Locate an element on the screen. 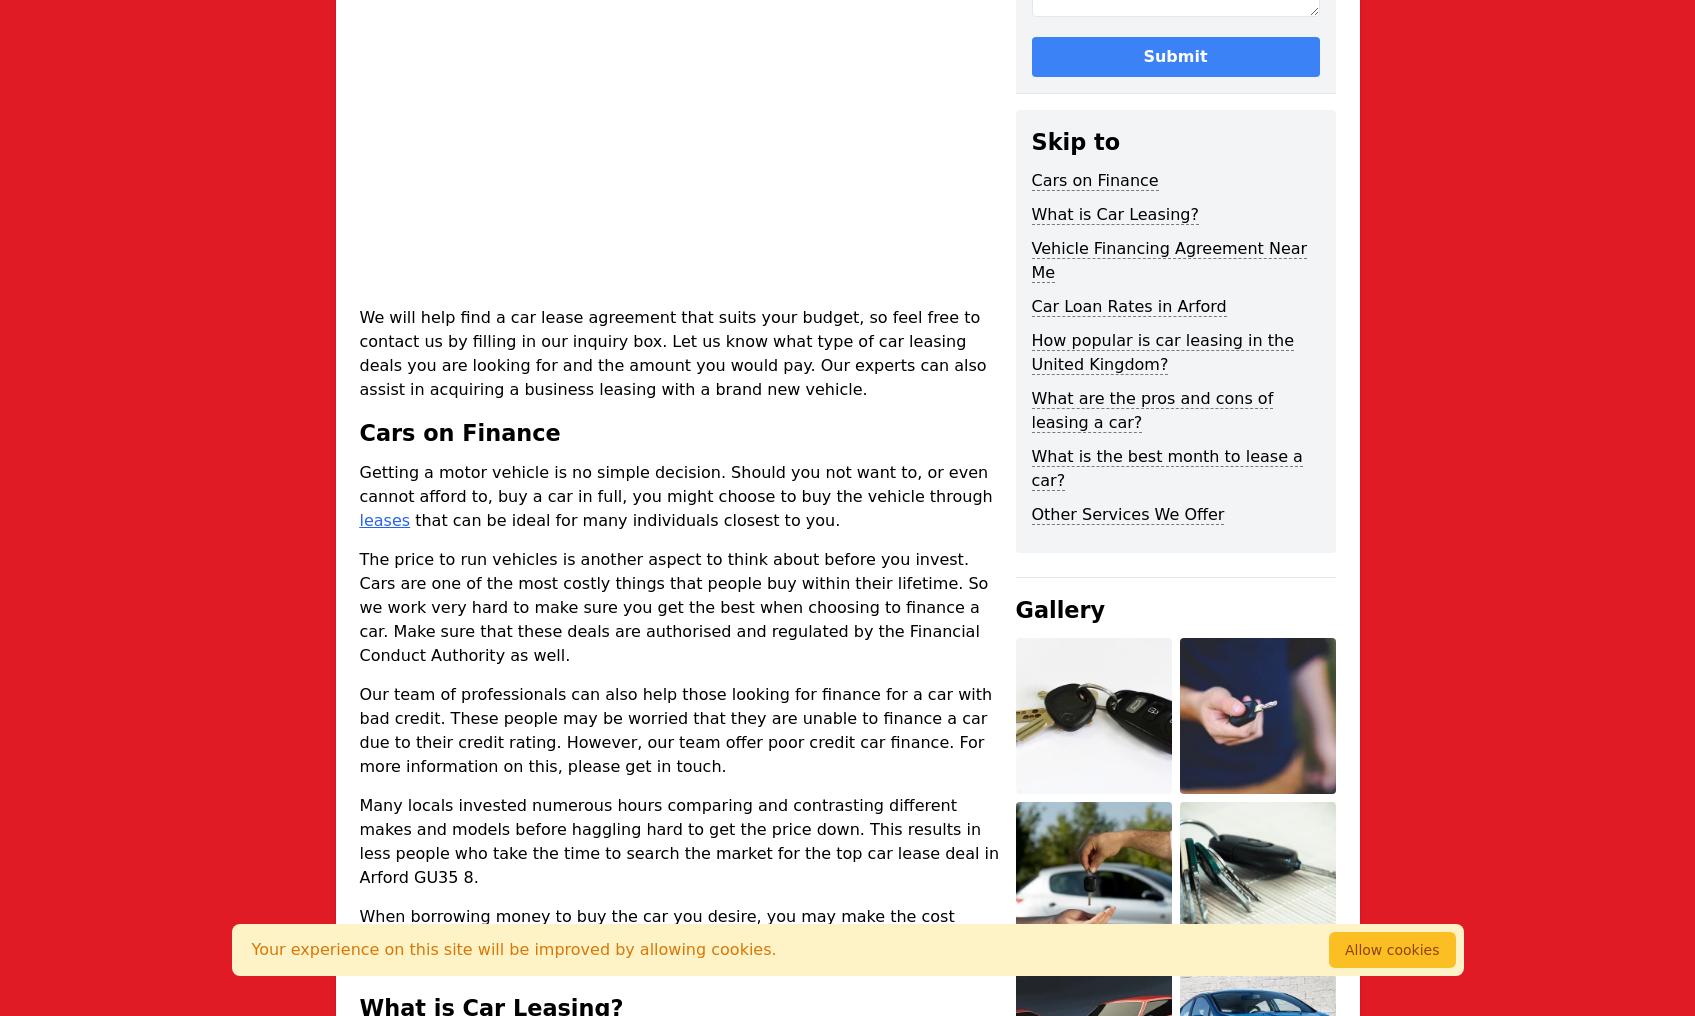  'Many locals invested numerous hours comparing and contrasting different makes and models before haggling hard to get the price down. This results in less people who take the time to search the market for the top car lease deal in Arford GU35 8.' is located at coordinates (679, 840).